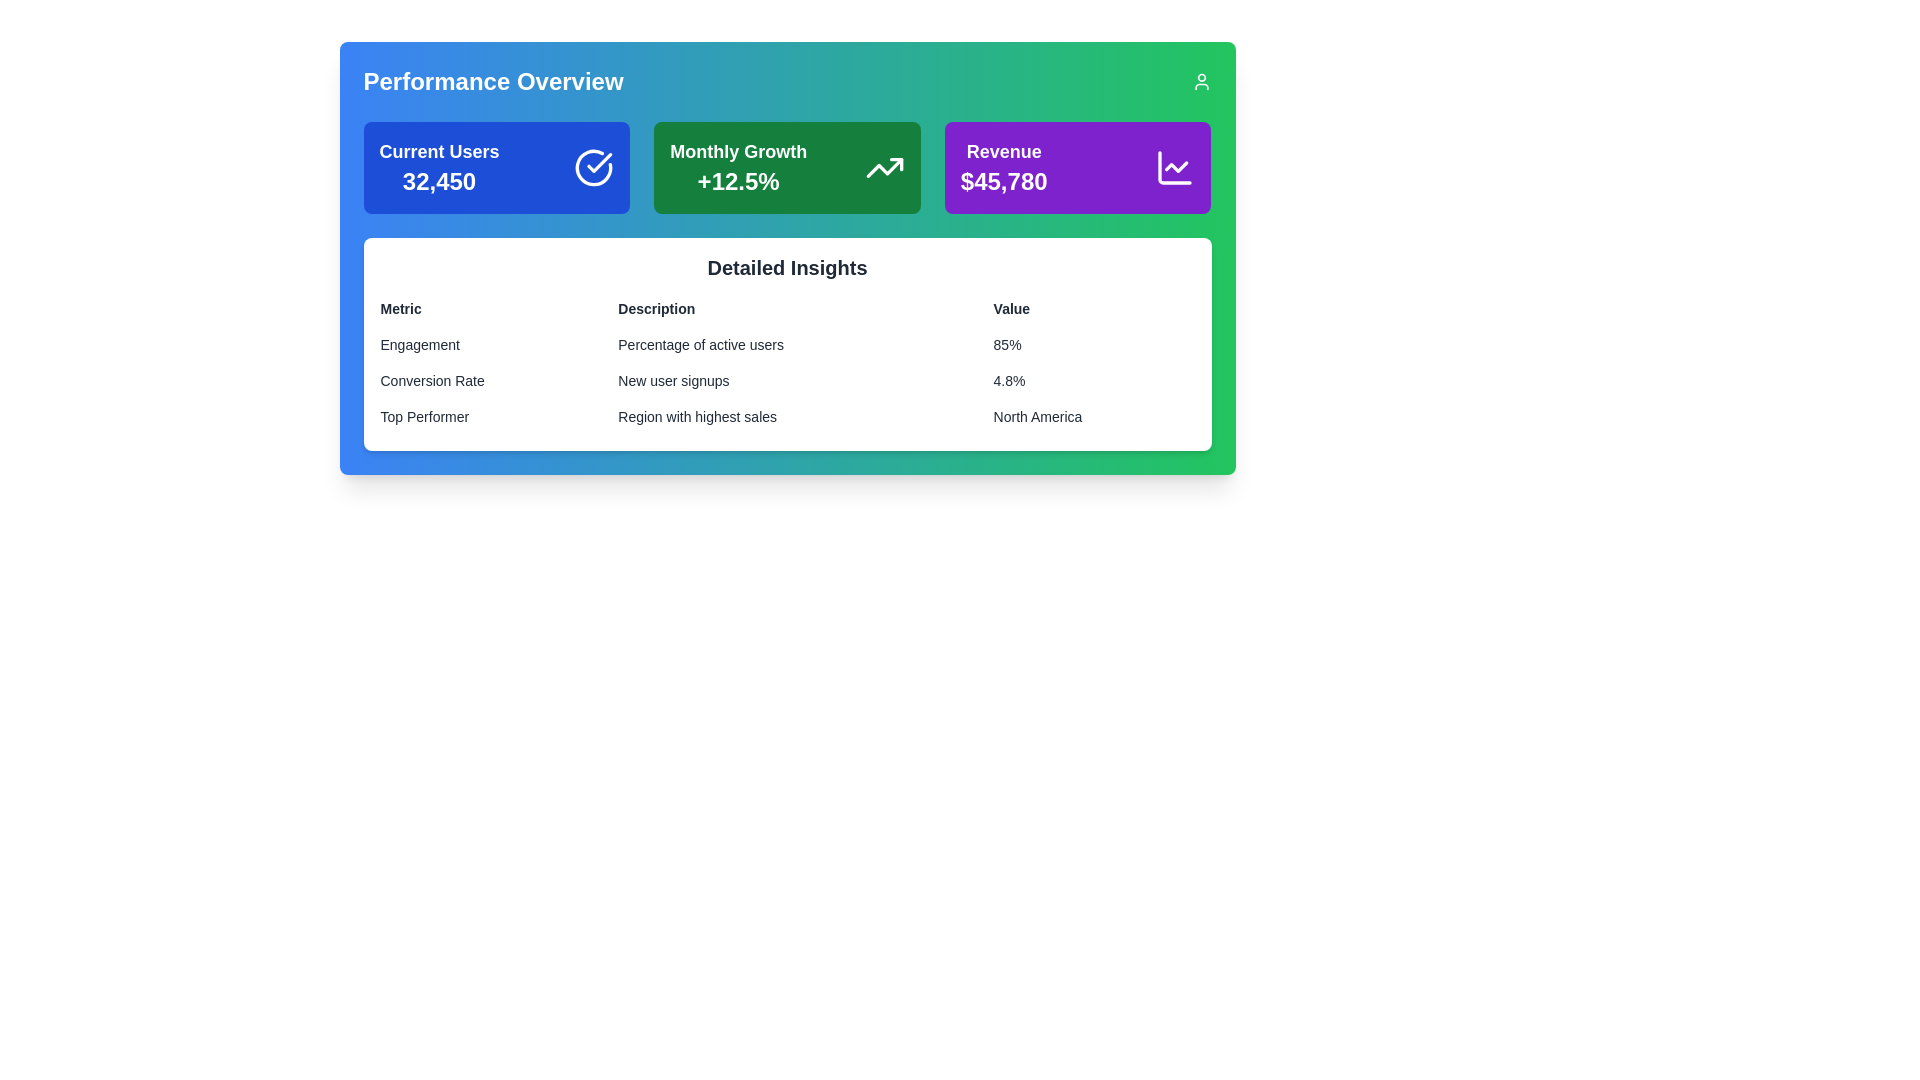 The width and height of the screenshot is (1920, 1080). Describe the element at coordinates (1004, 150) in the screenshot. I see `the 'Revenue' text label located in the top-right purple box, which is styled with a large bold font and is positioned above the monetary value '$45,780'` at that location.